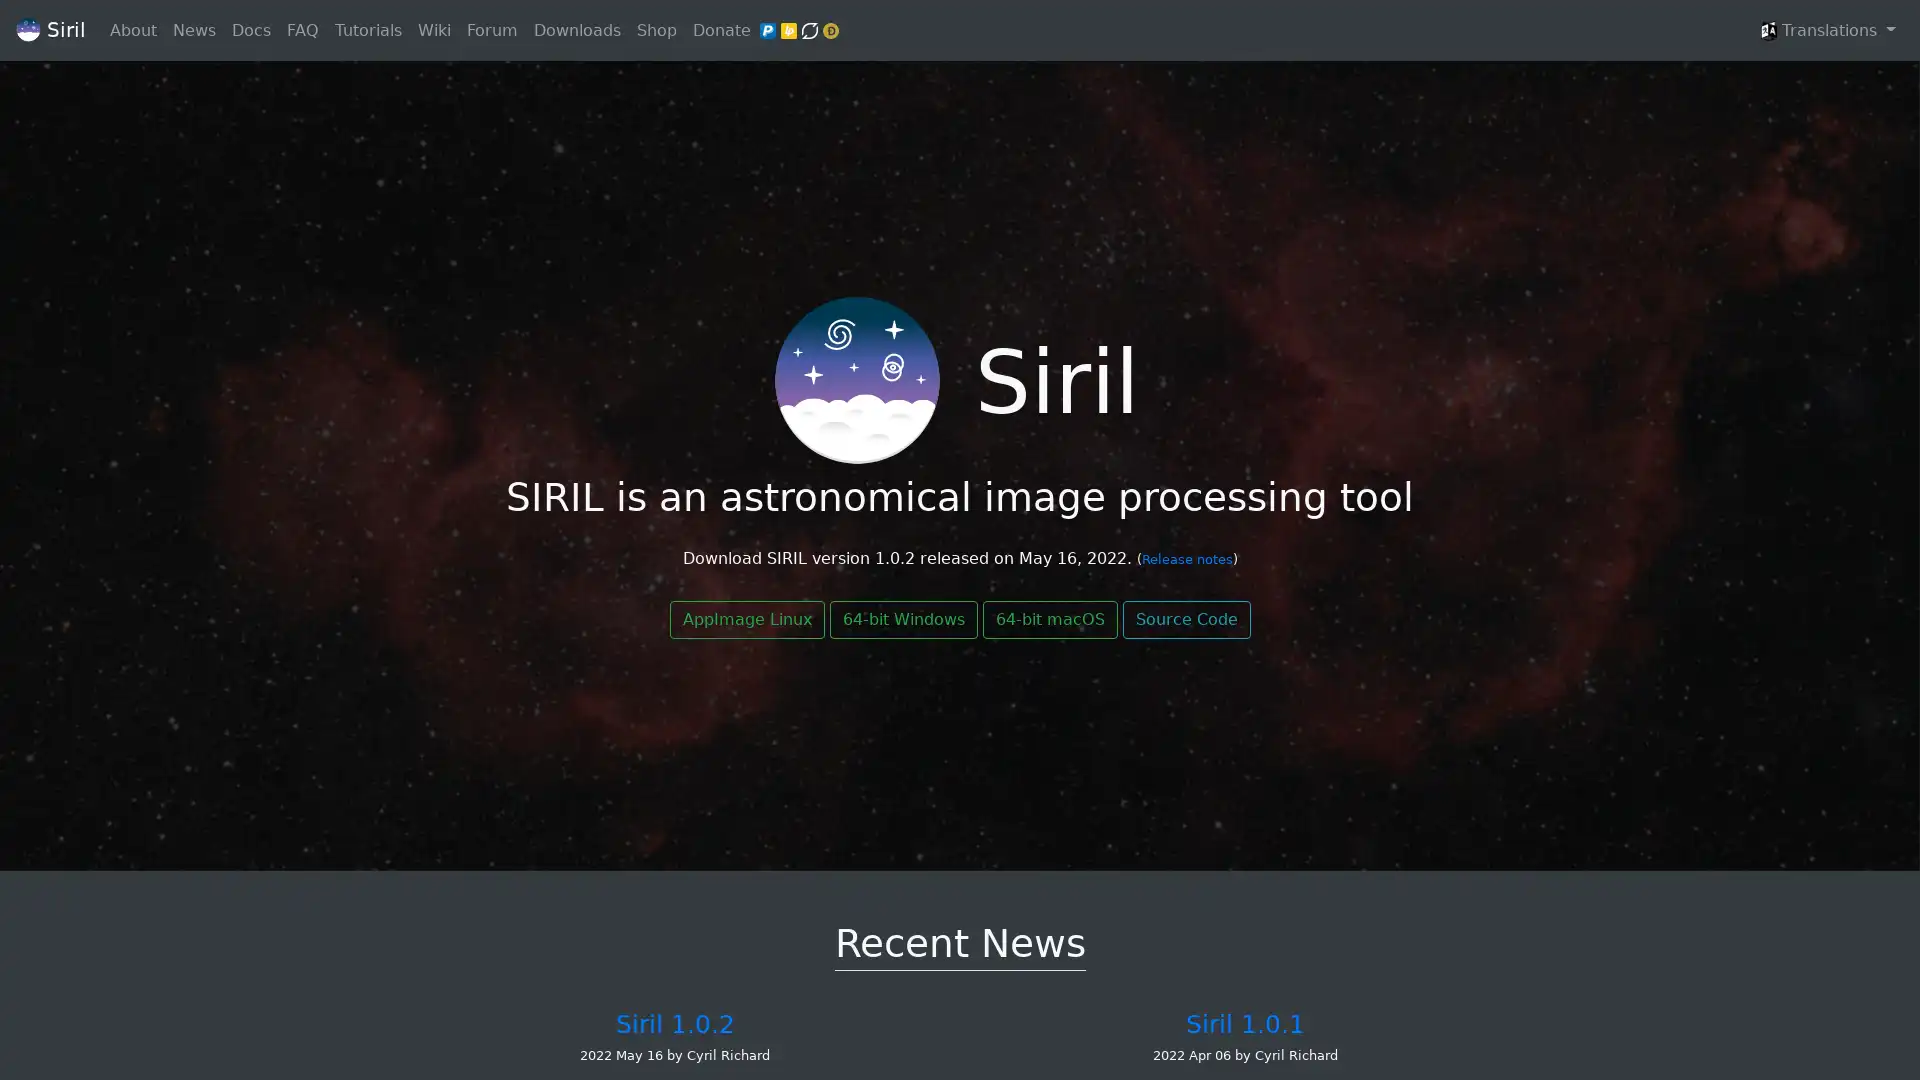  I want to click on 64-bit Windows, so click(901, 619).